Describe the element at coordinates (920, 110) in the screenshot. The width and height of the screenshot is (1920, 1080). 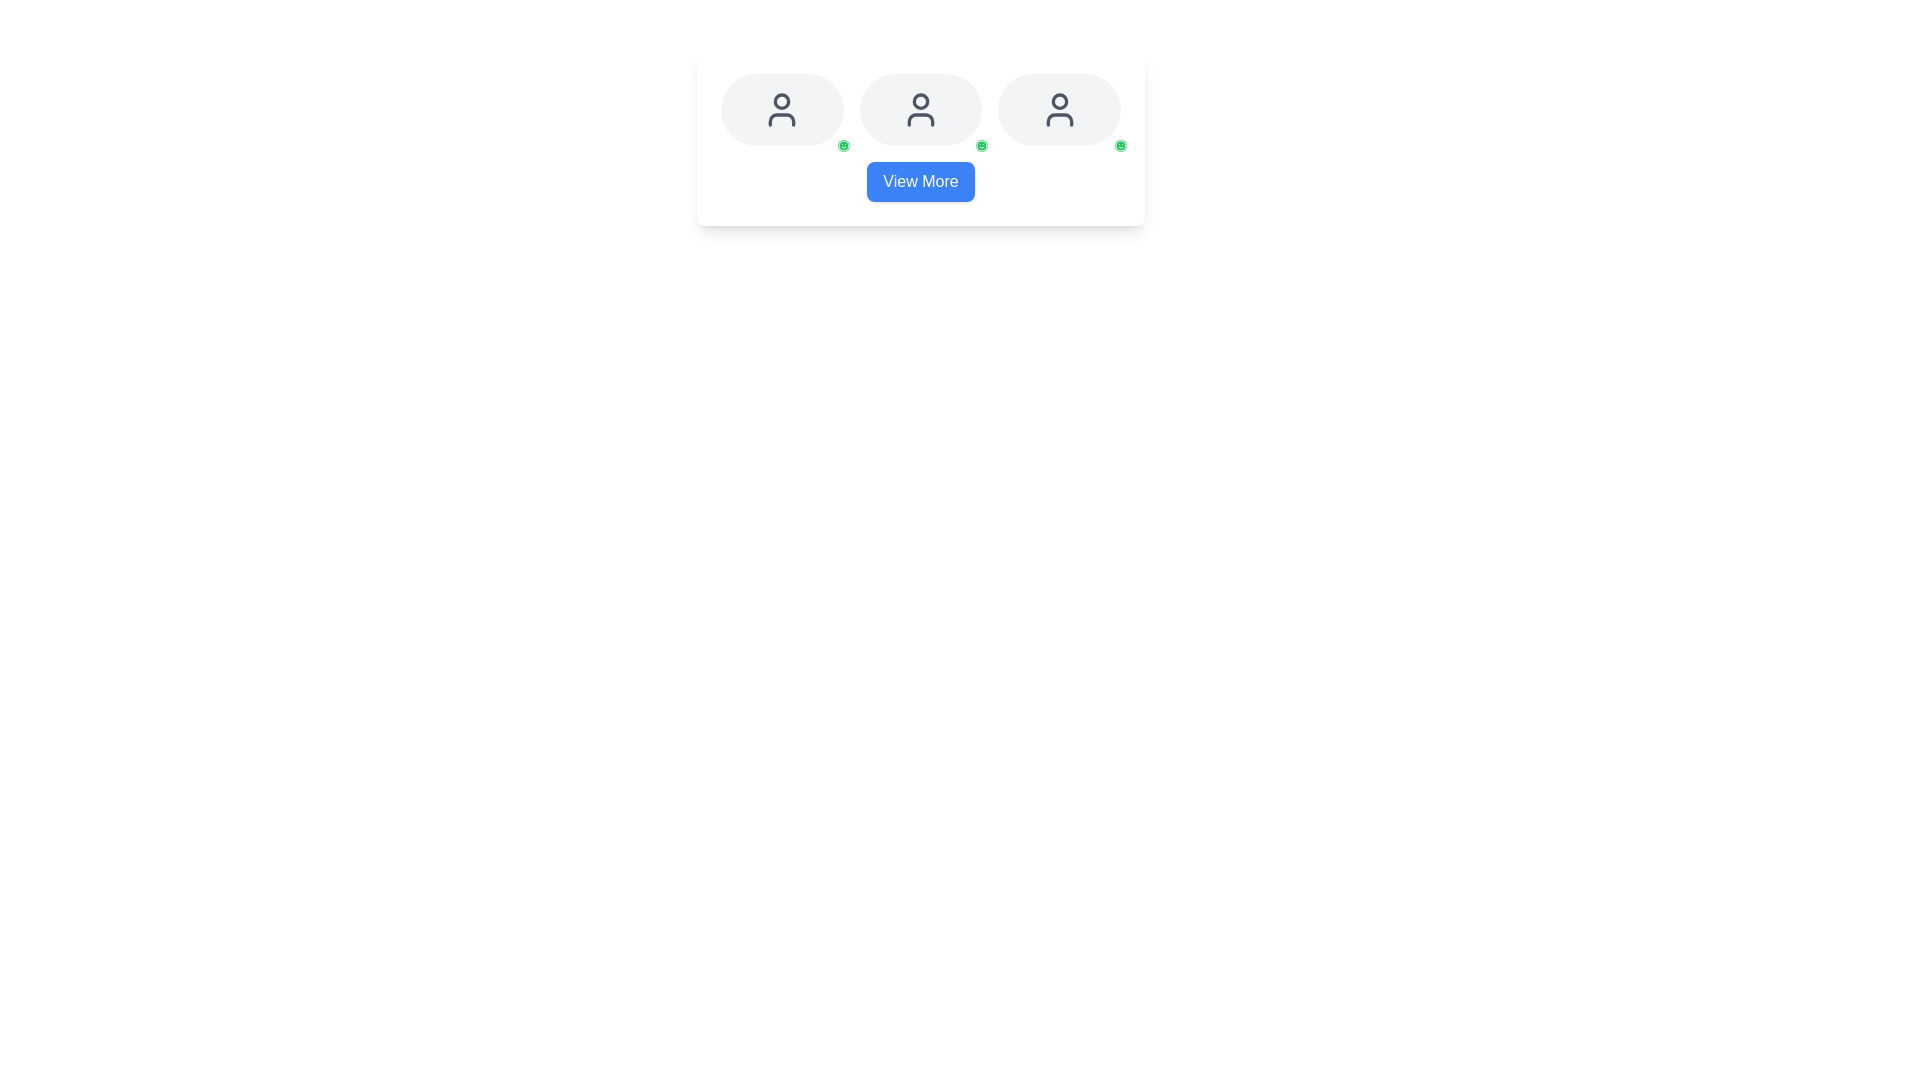
I see `the circular user silhouette icon with a dark gray color and light gray background, which is centrally positioned among three similar icons` at that location.